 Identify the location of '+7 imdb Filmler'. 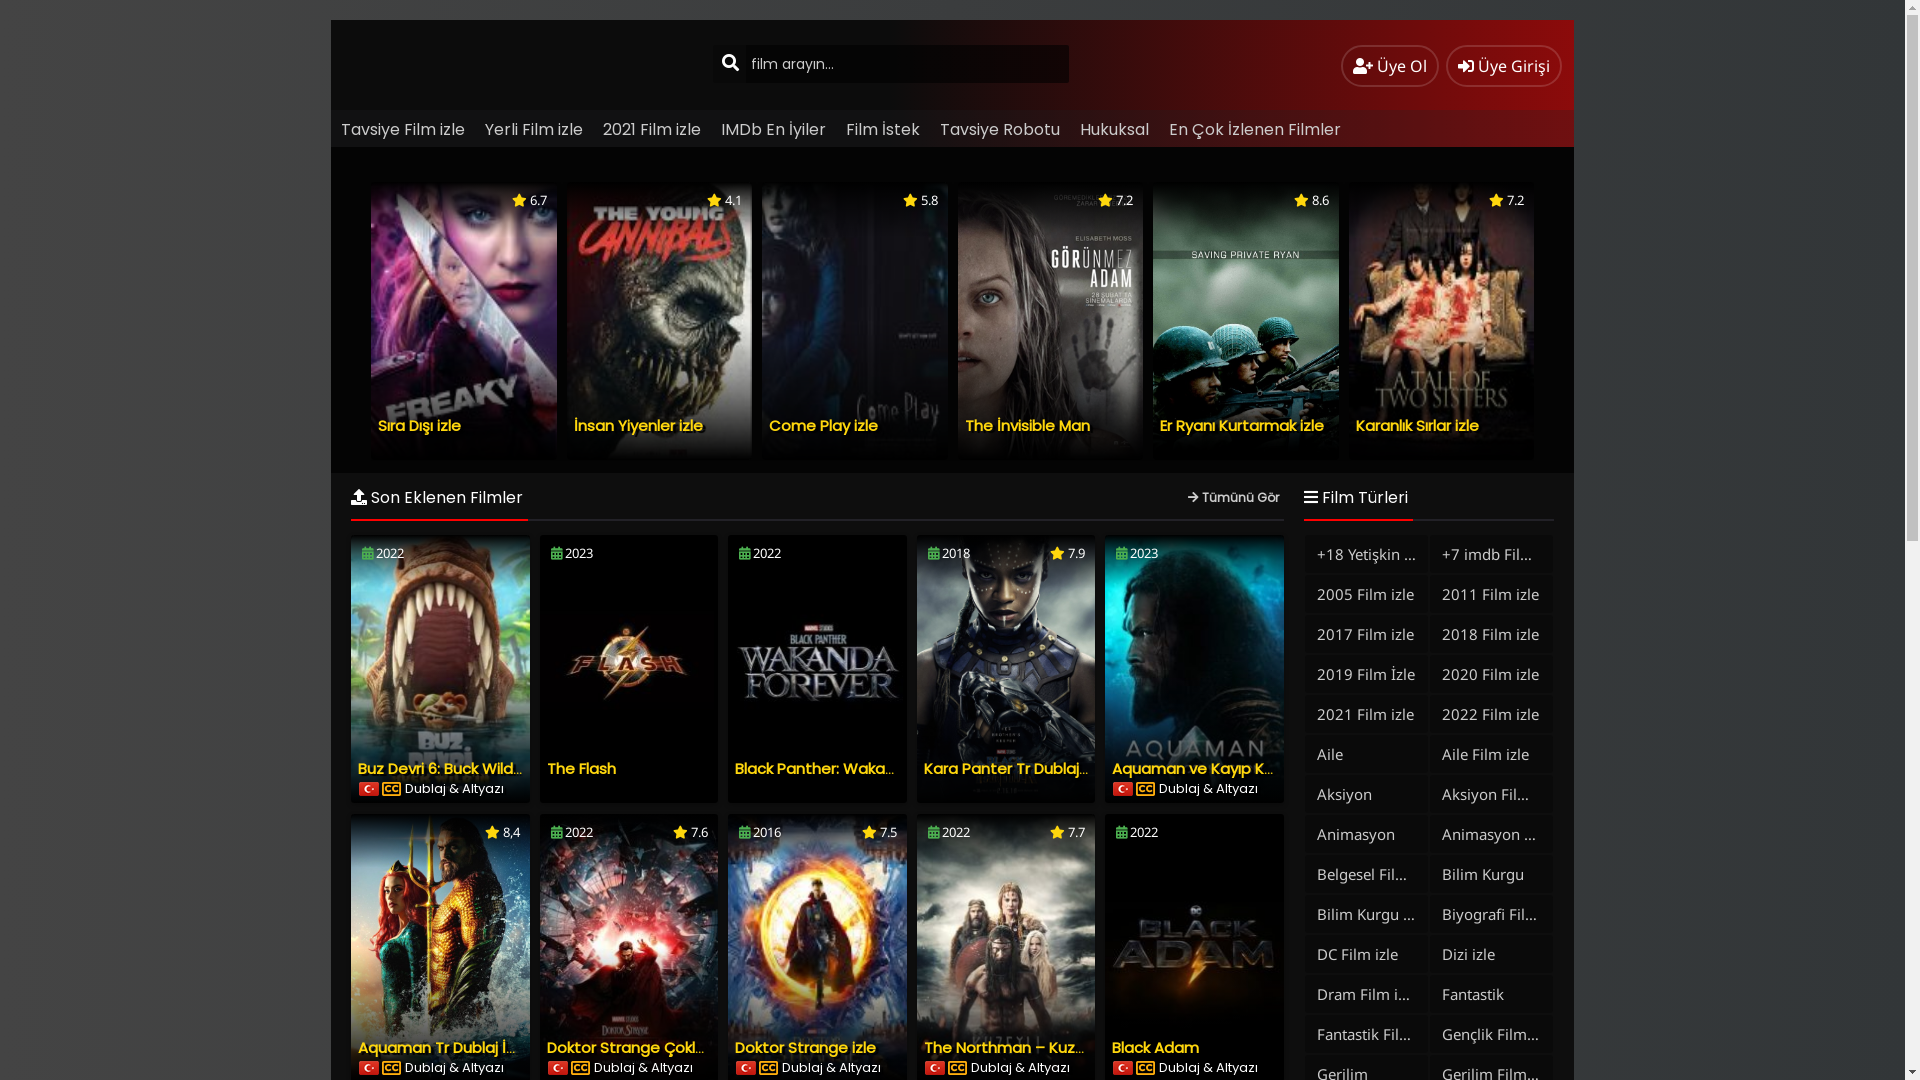
(1491, 554).